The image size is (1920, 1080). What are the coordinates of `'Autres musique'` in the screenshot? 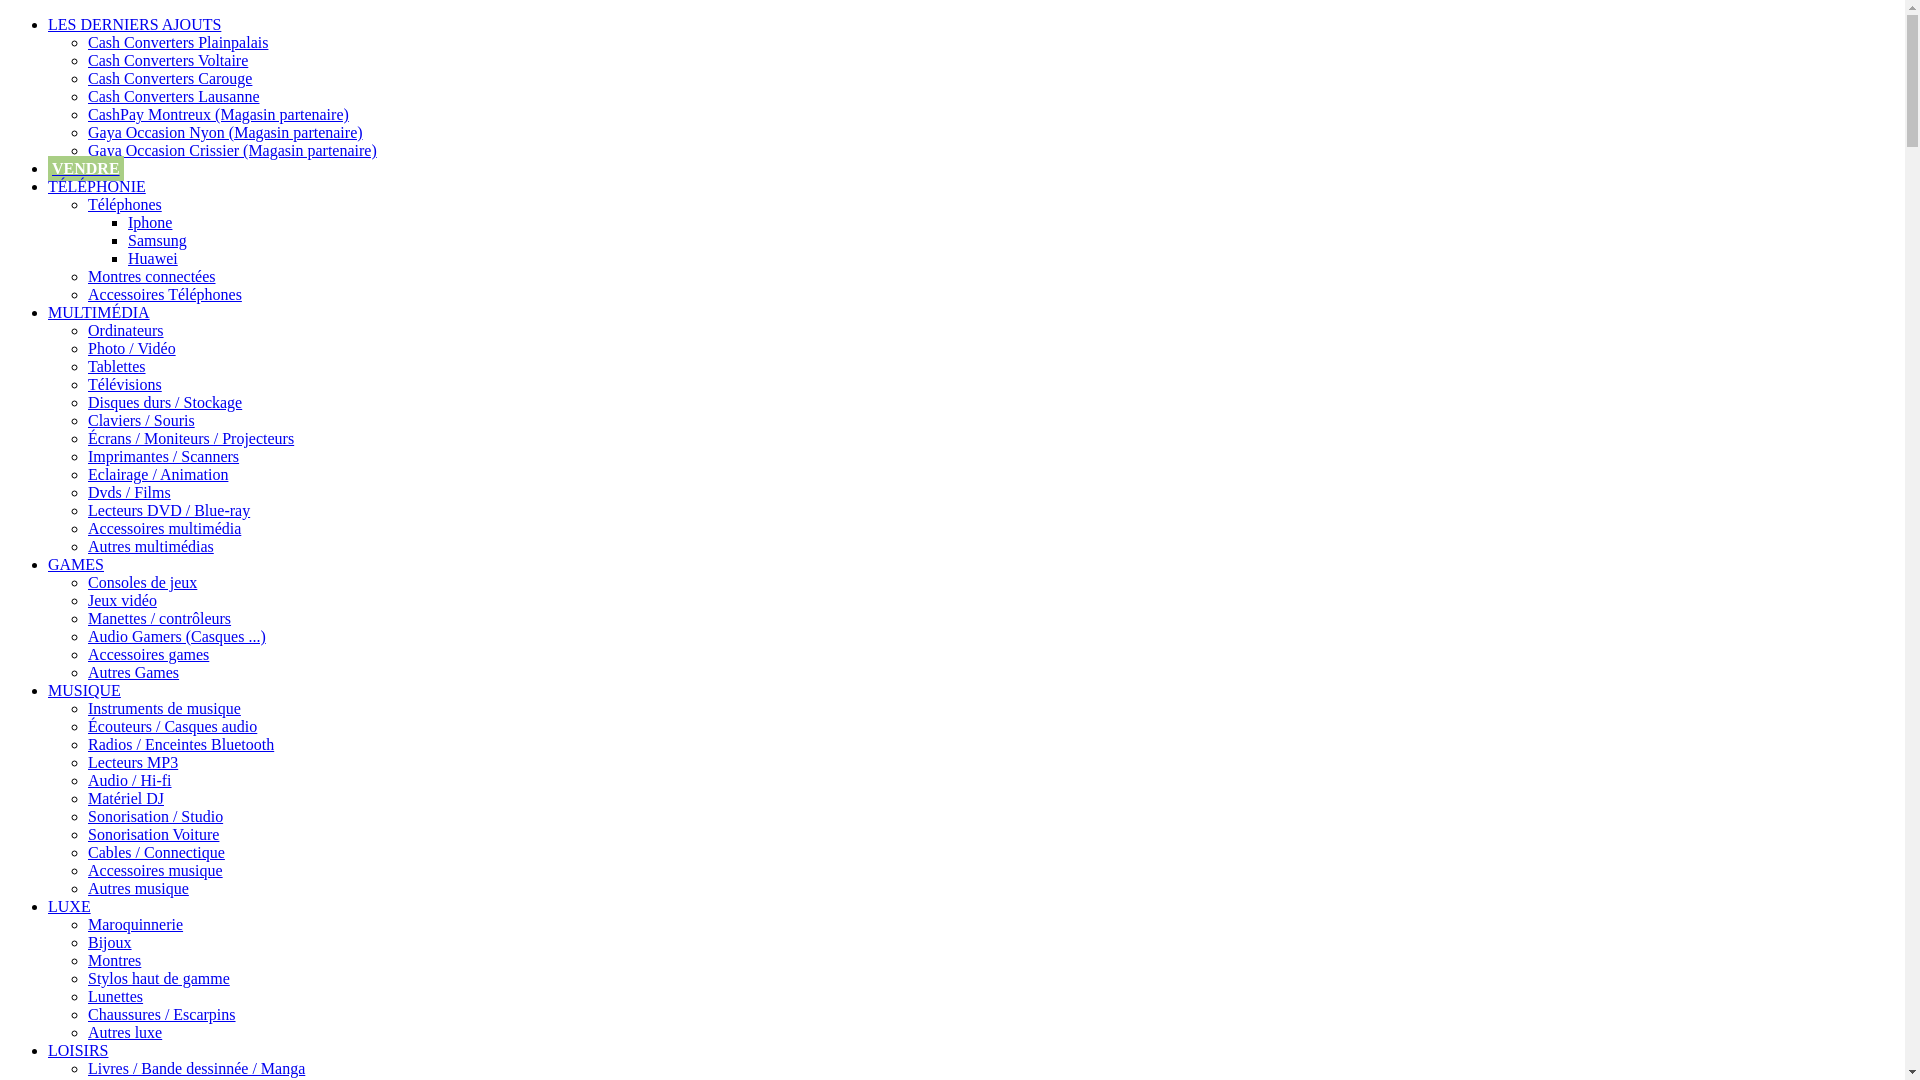 It's located at (137, 887).